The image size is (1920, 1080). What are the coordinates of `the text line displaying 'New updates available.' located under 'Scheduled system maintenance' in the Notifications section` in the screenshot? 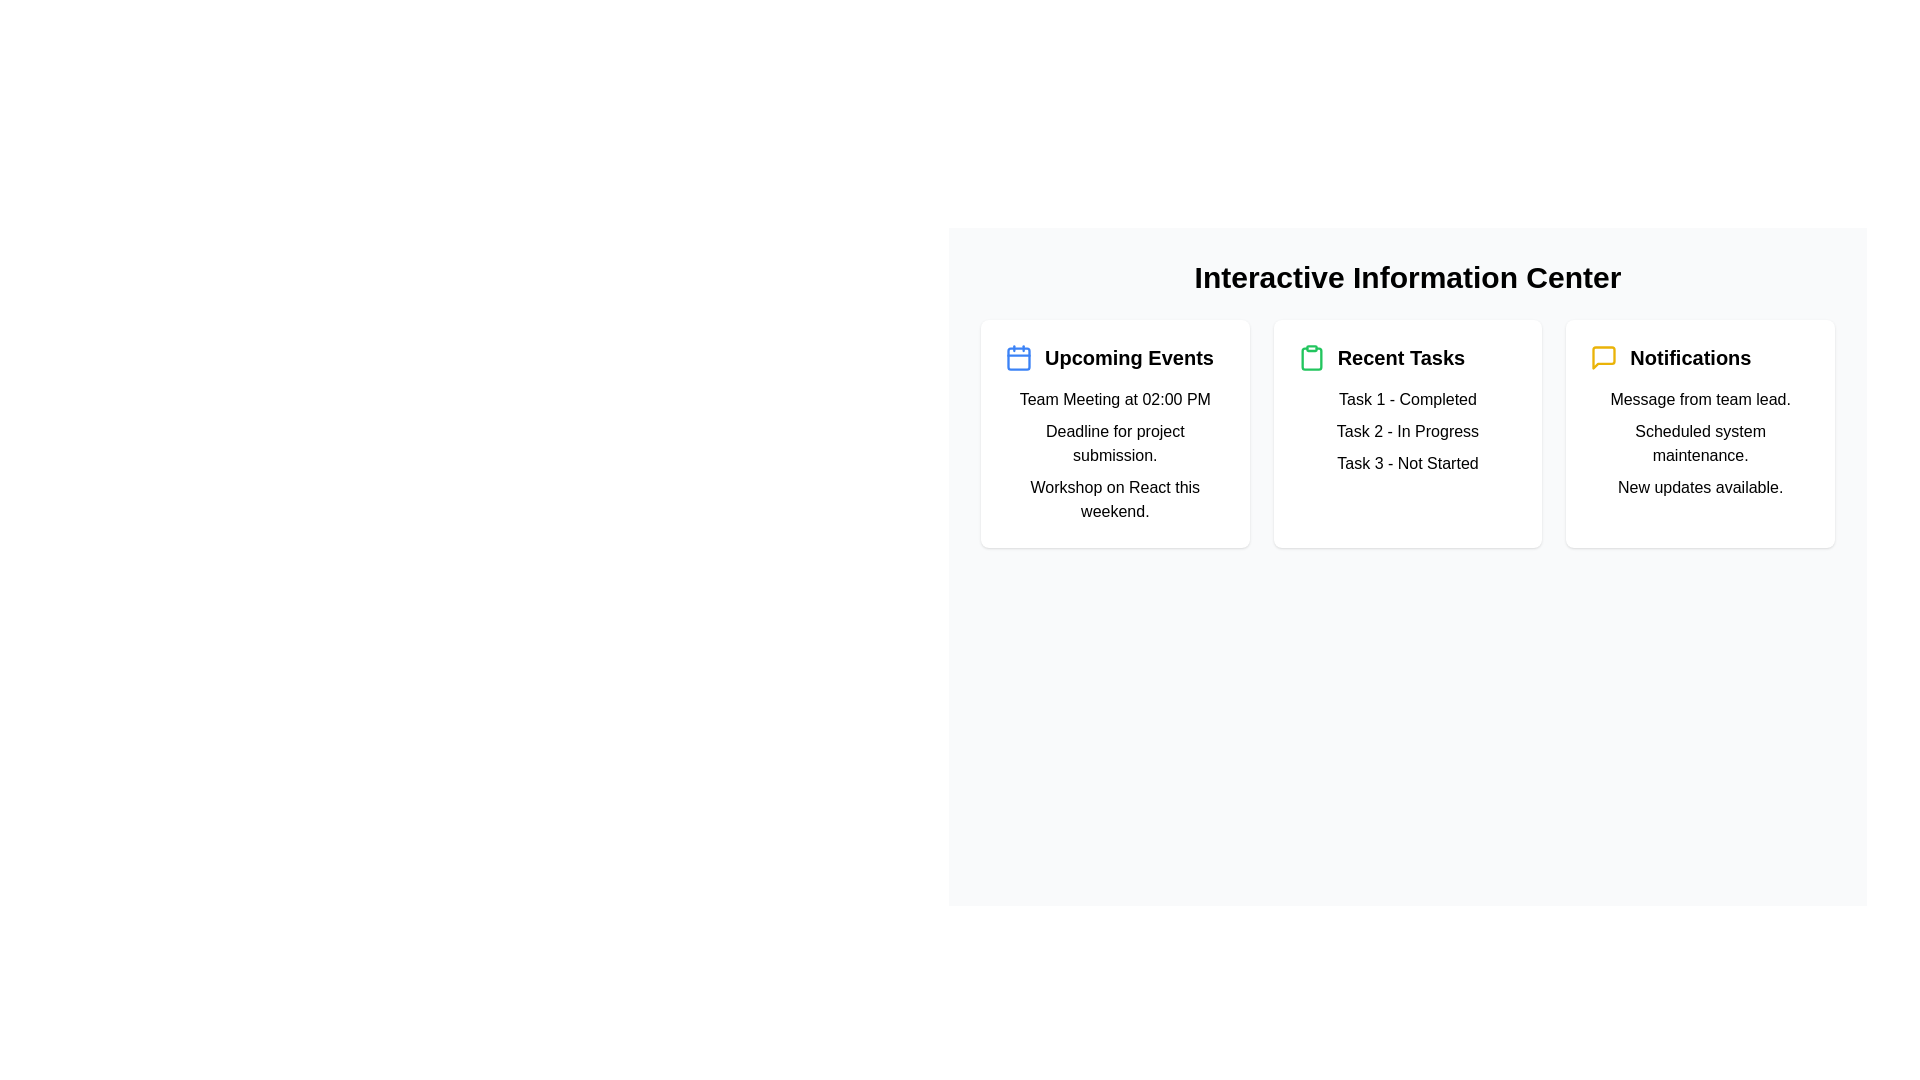 It's located at (1699, 488).